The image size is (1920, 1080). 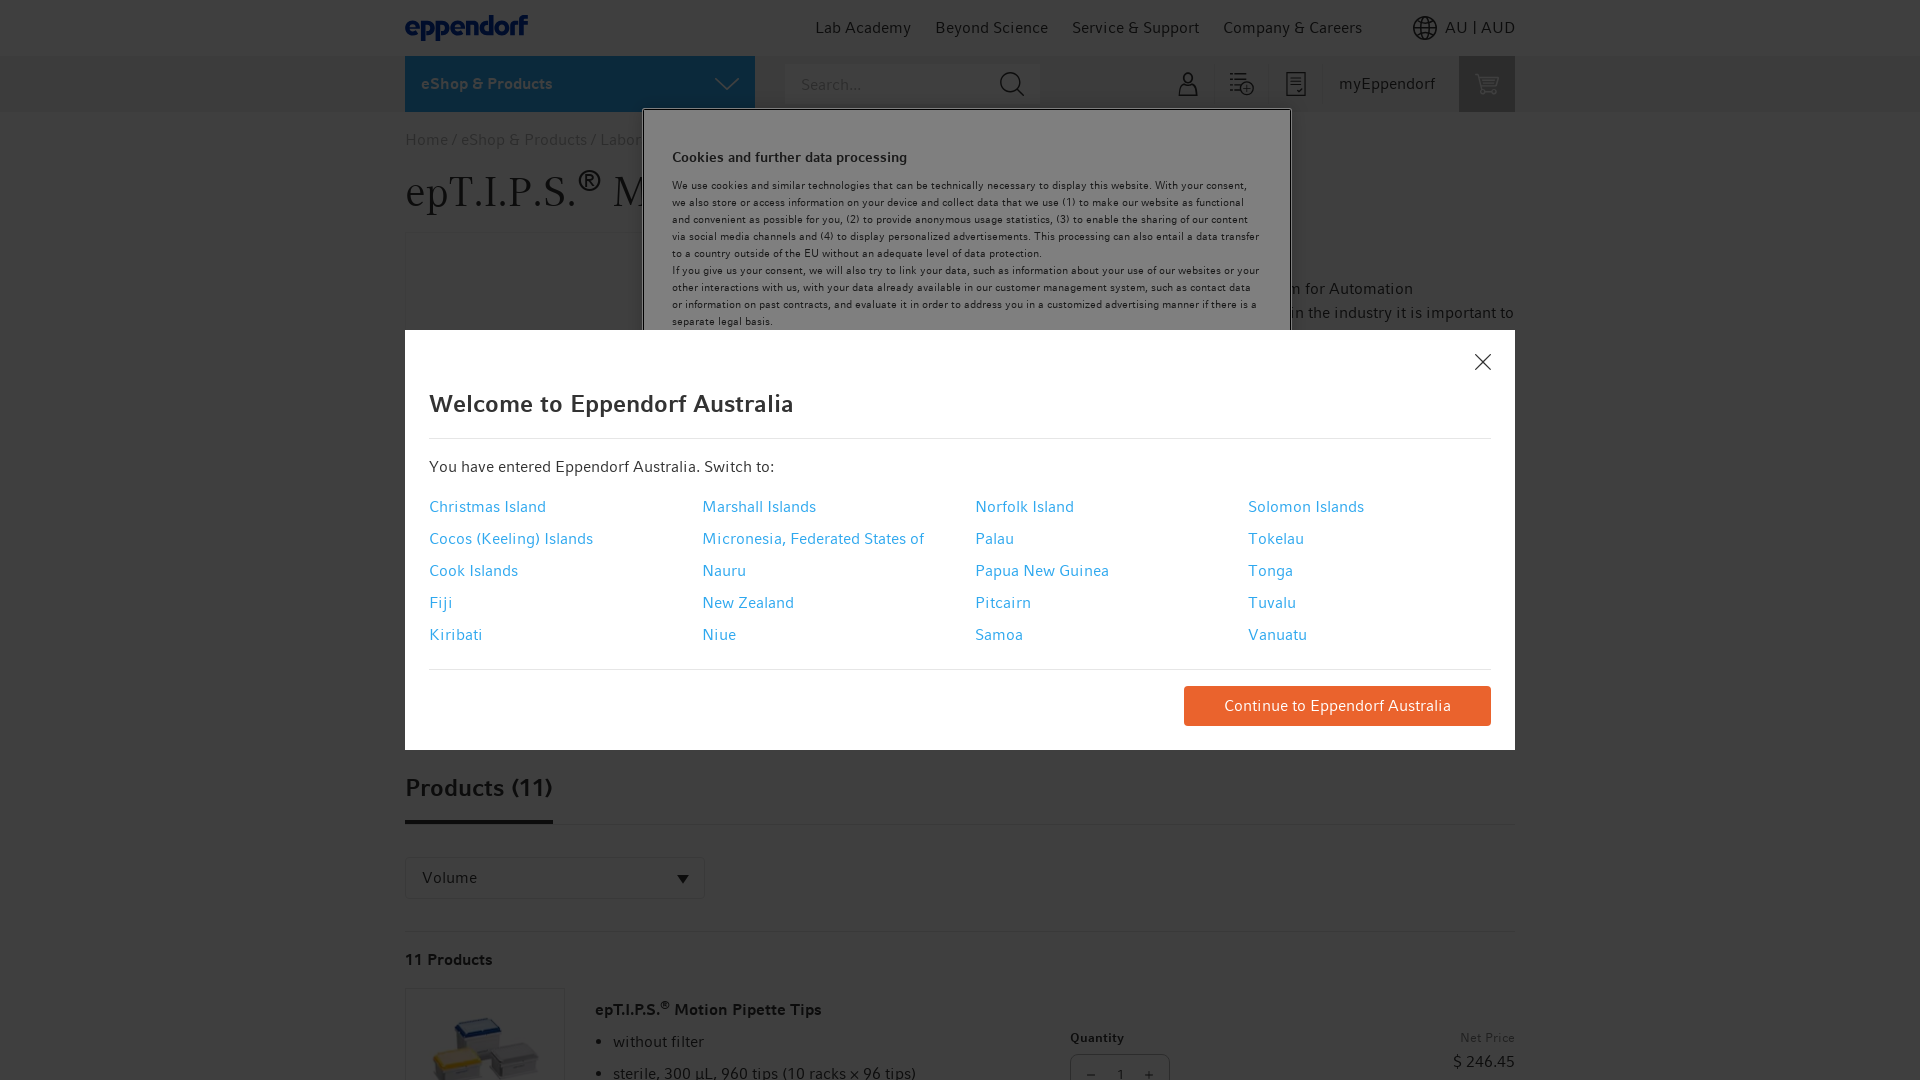 I want to click on 'Palau', so click(x=994, y=538).